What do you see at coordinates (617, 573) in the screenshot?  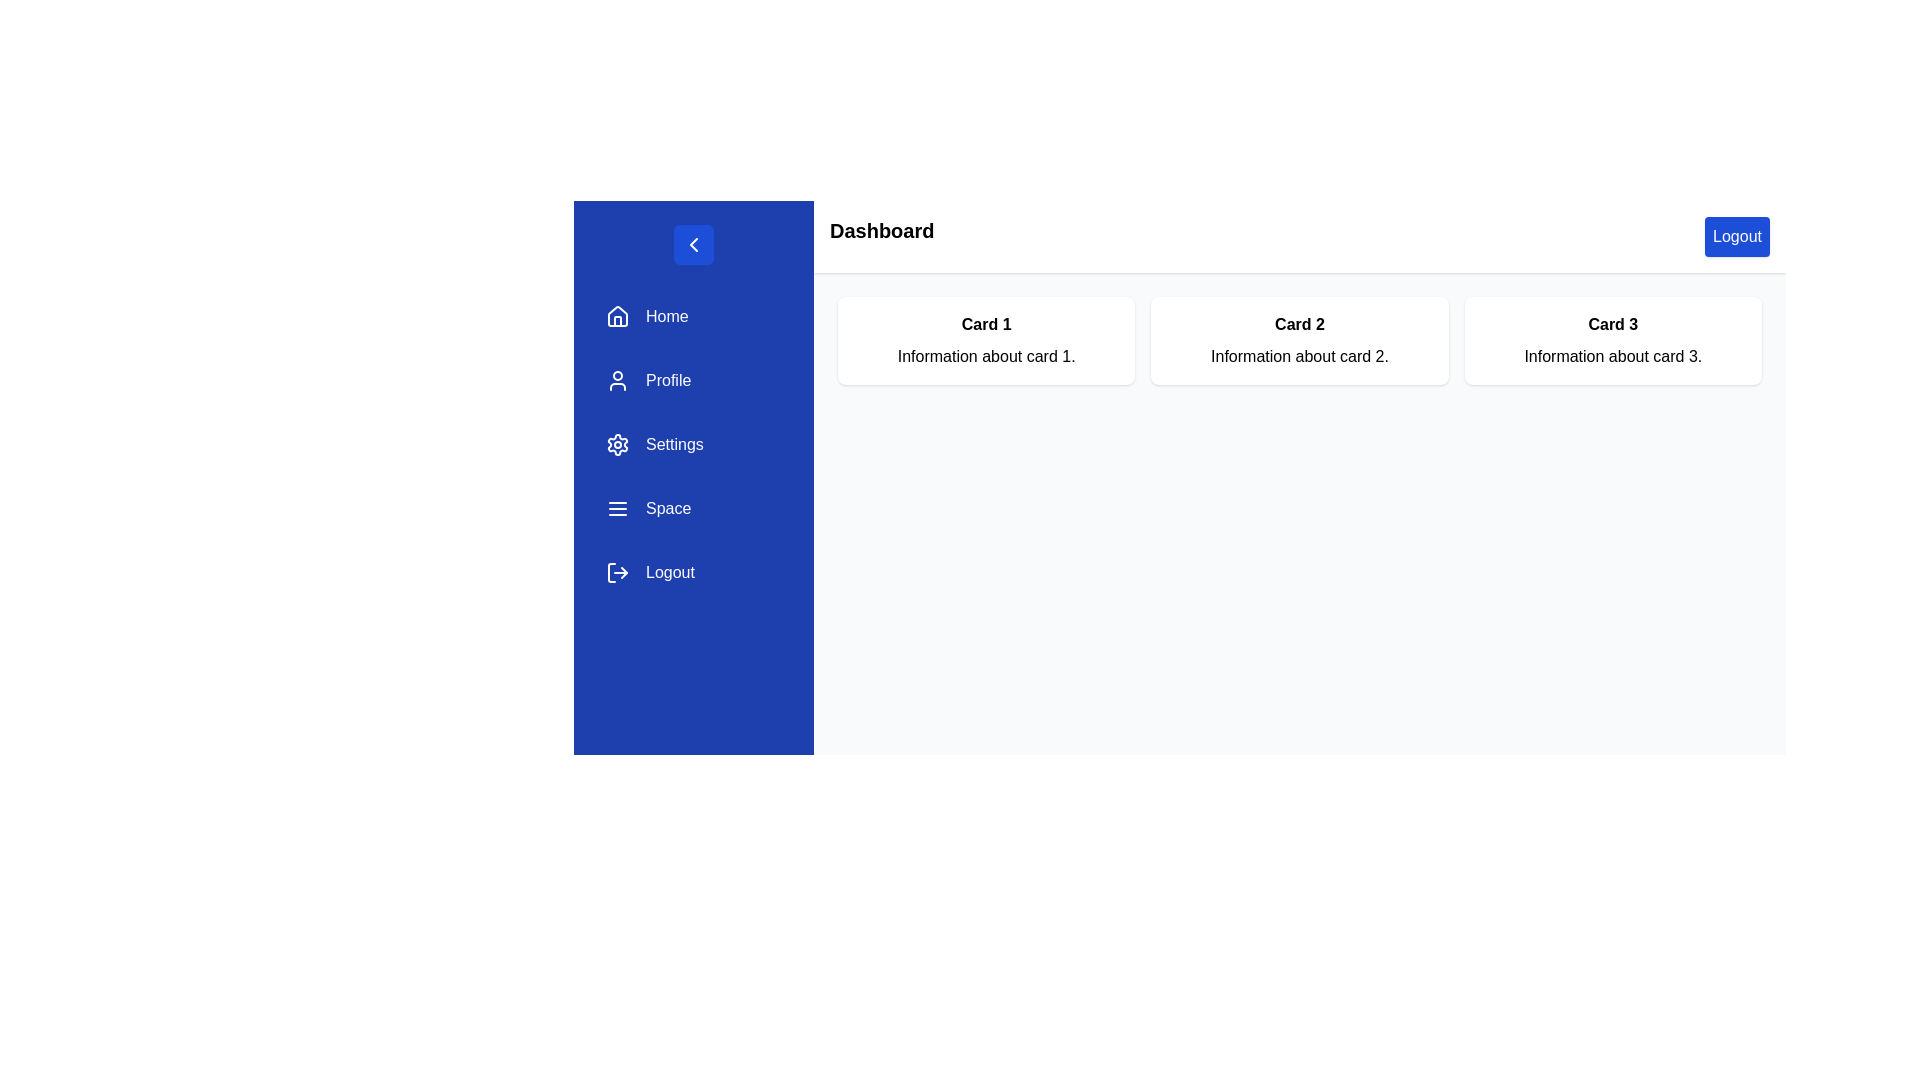 I see `the logout icon located in the sidebar menu at the bottom, adjacent to the text 'Logout'` at bounding box center [617, 573].